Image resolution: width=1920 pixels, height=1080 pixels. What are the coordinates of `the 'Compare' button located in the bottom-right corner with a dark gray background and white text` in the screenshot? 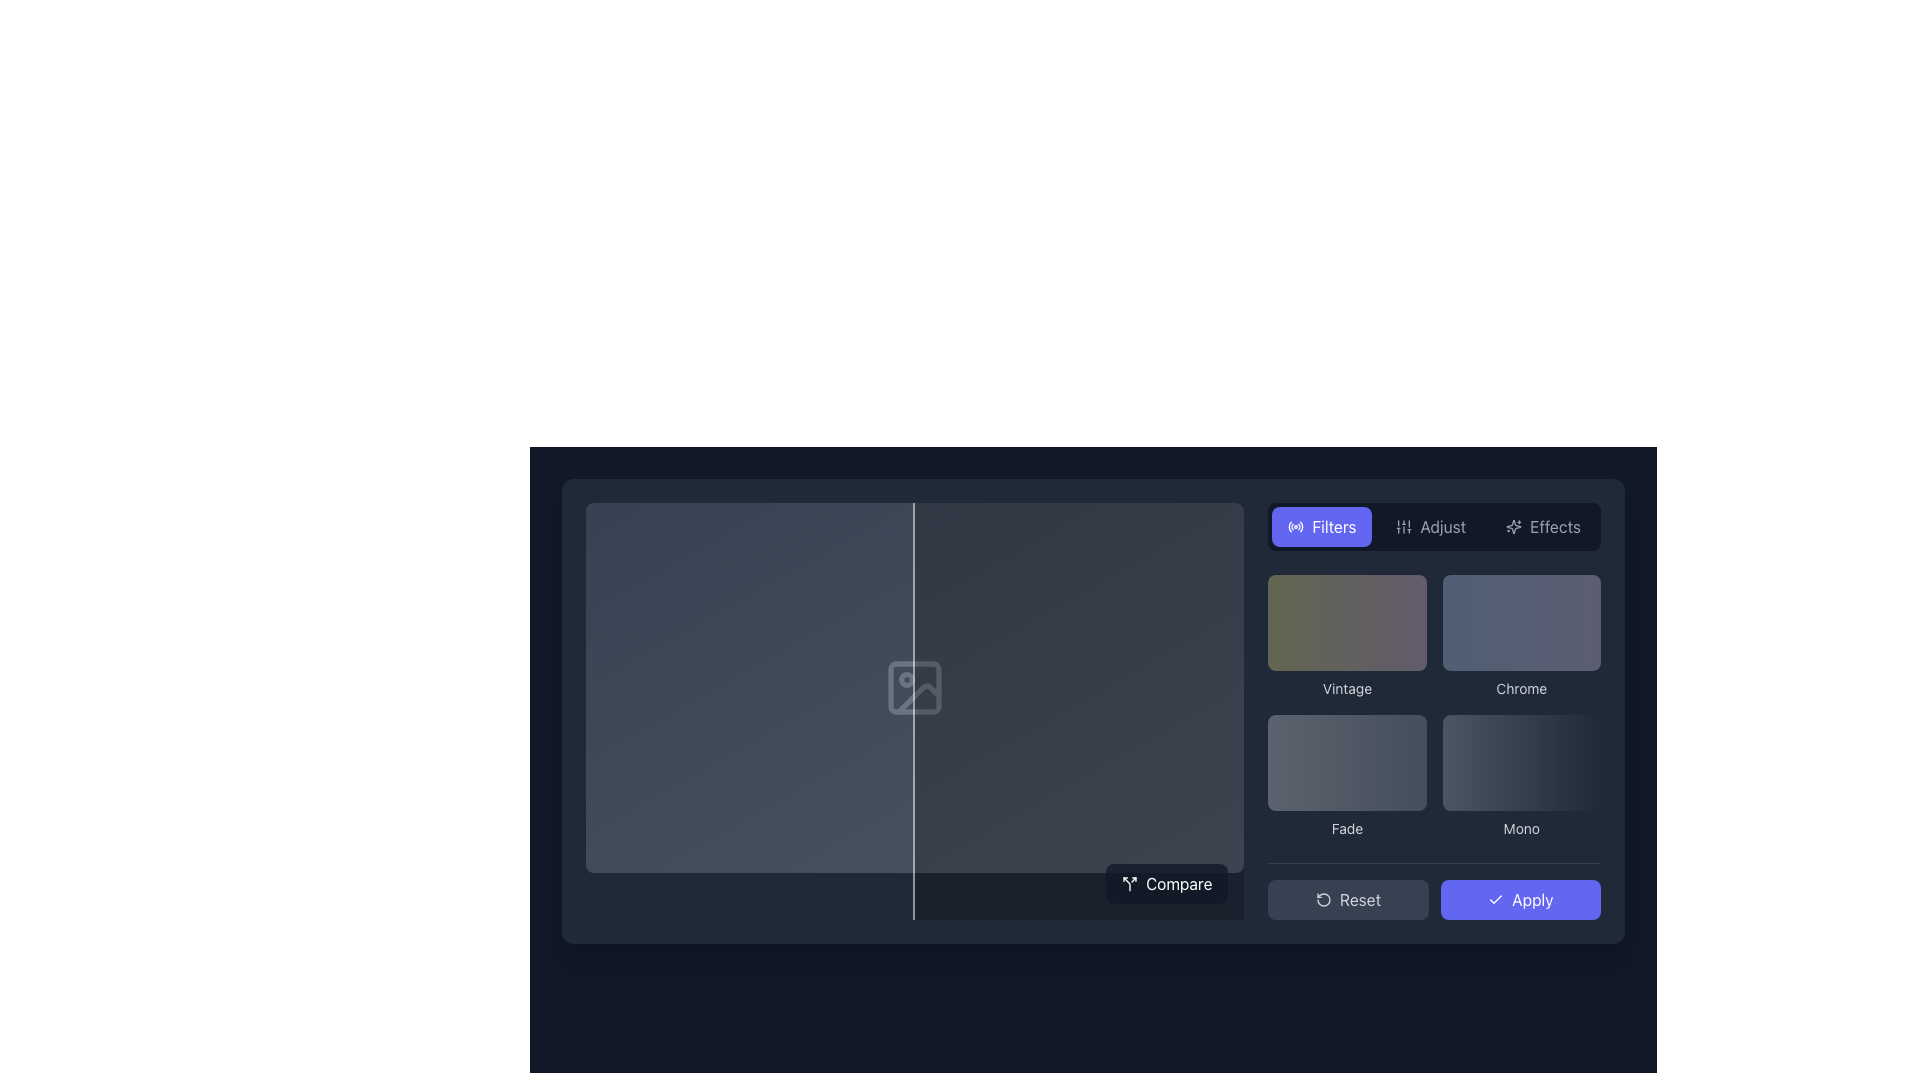 It's located at (1167, 882).